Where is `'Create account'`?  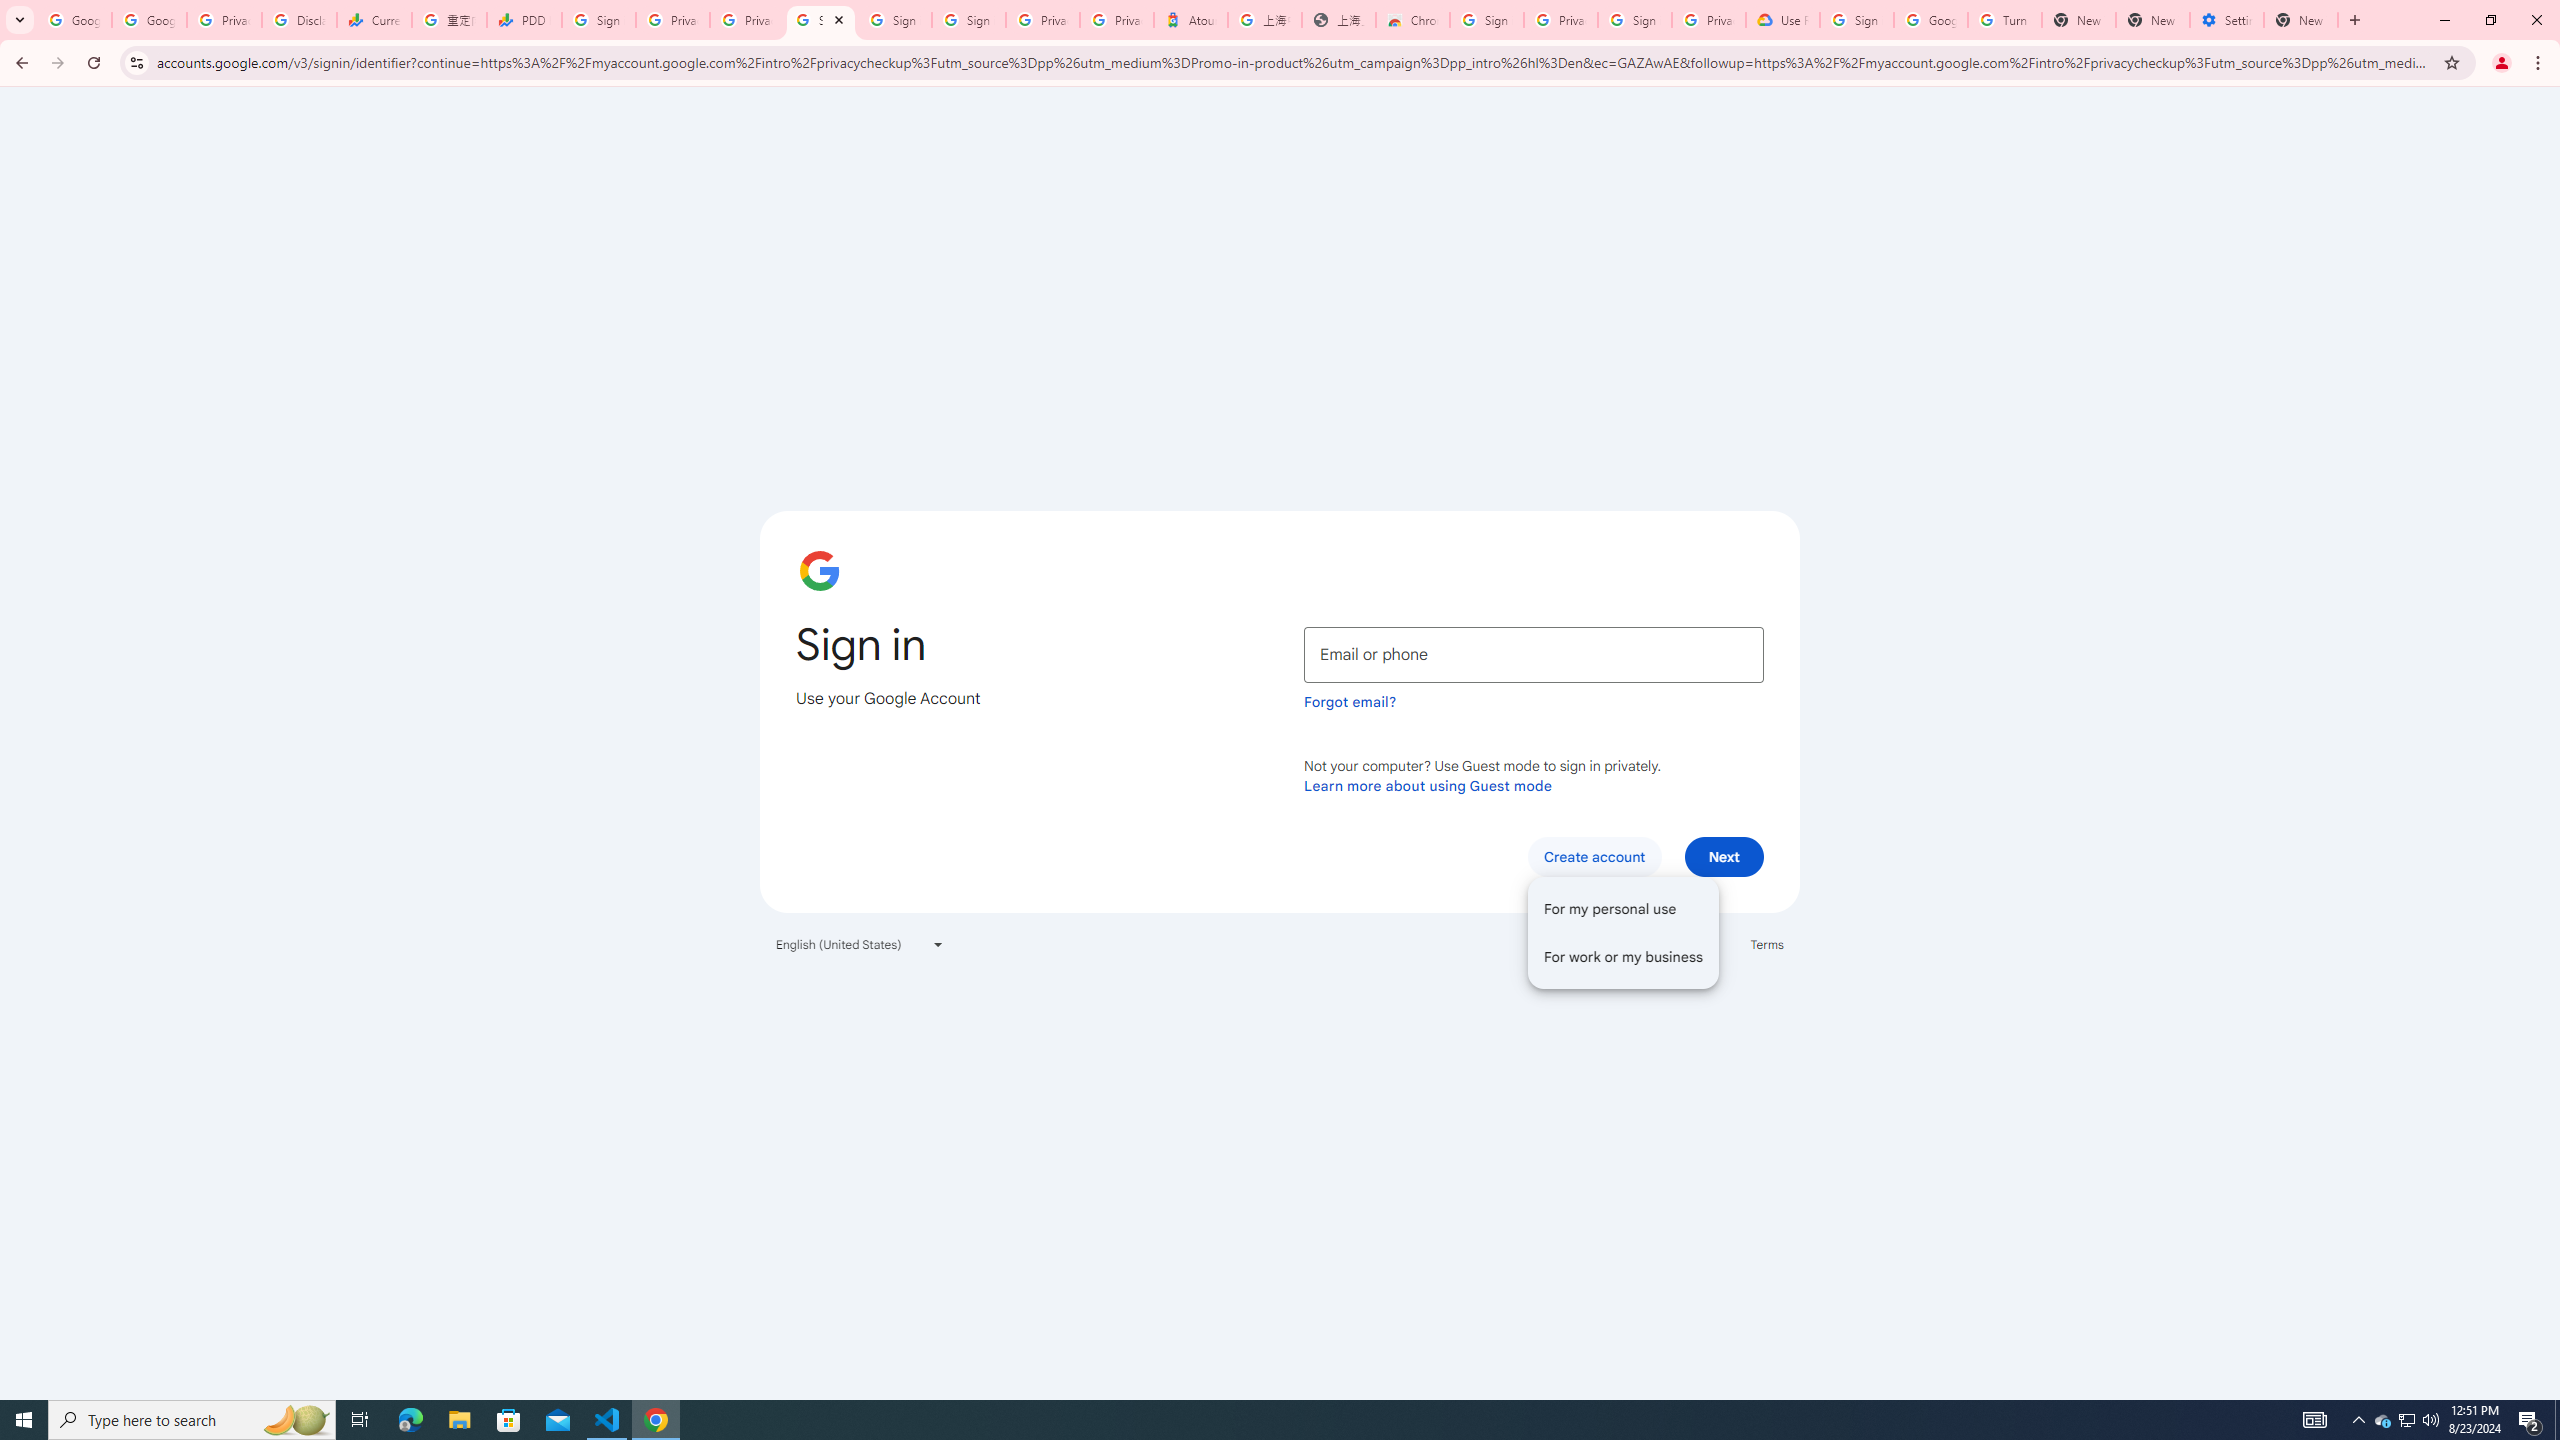 'Create account' is located at coordinates (1593, 855).